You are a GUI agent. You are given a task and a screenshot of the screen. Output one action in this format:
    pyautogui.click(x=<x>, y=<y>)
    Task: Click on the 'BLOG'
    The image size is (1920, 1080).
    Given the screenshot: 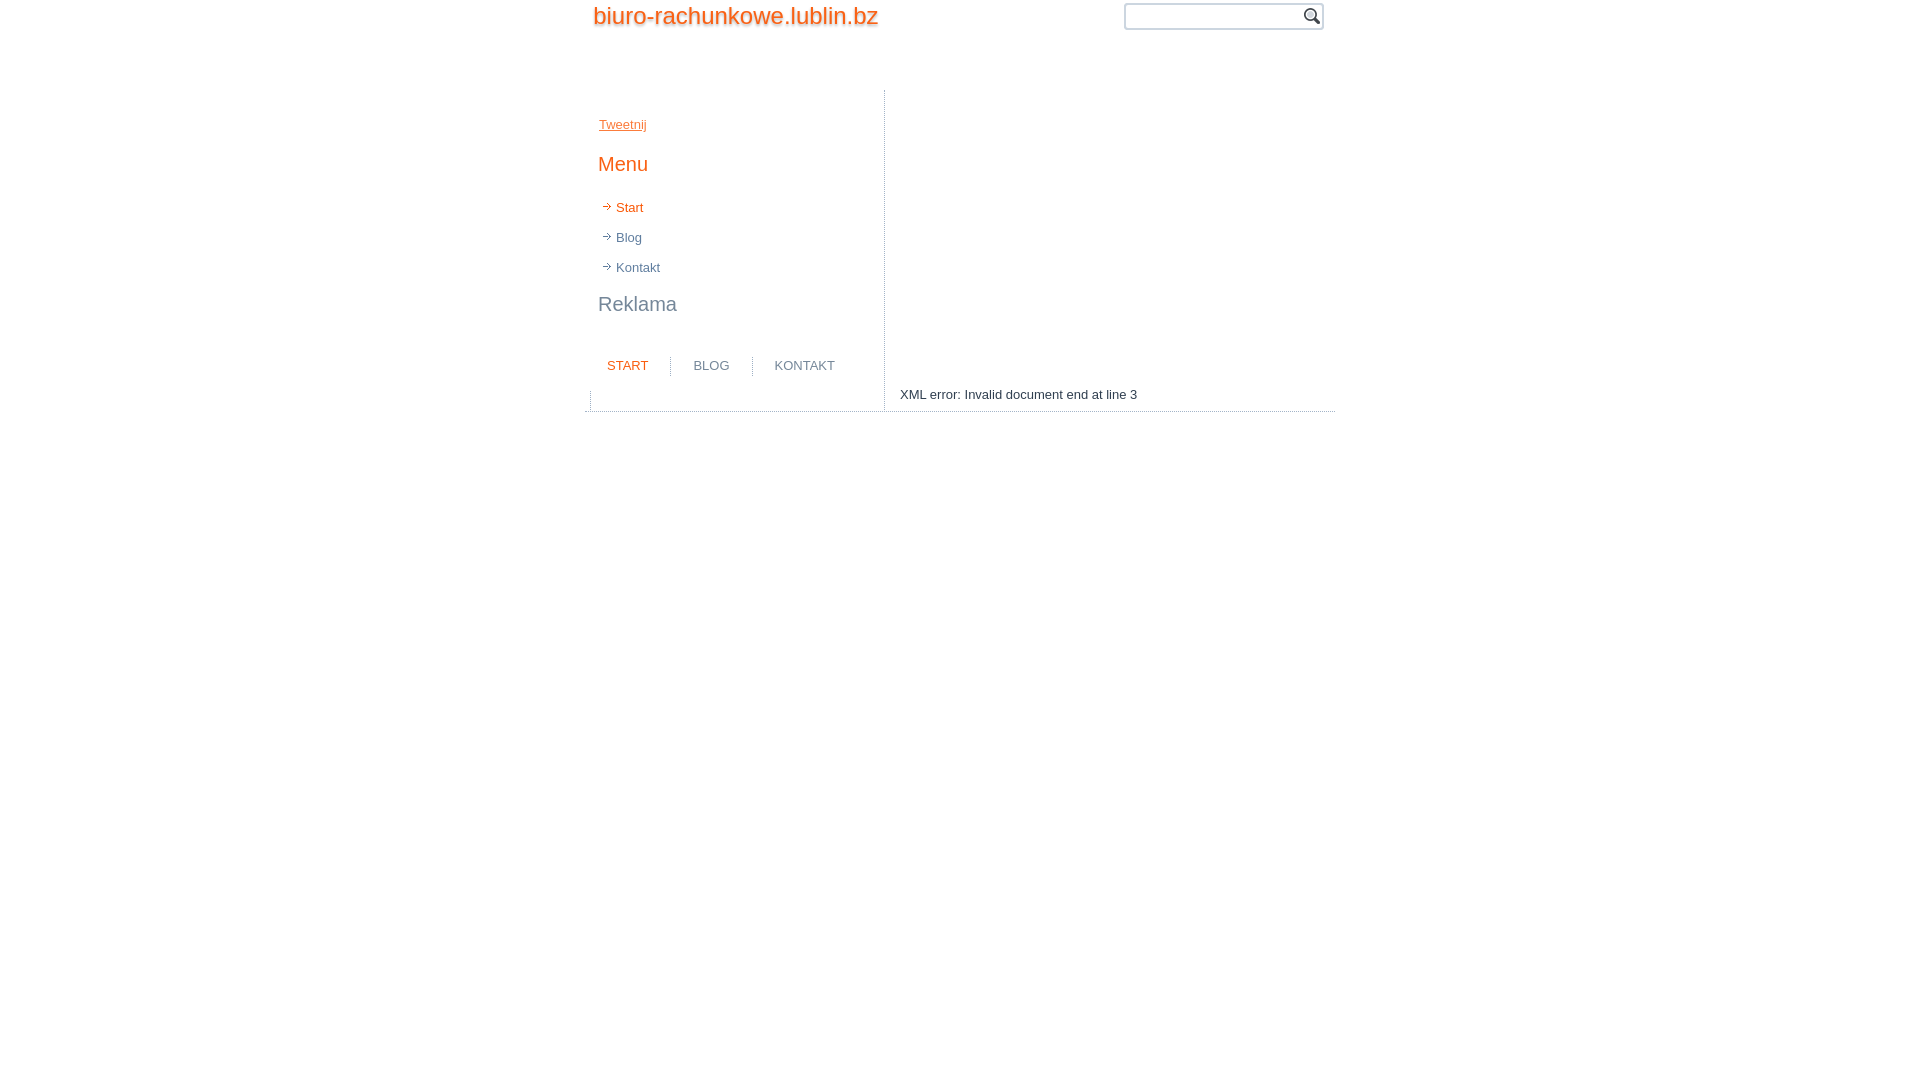 What is the action you would take?
    pyautogui.click(x=710, y=365)
    